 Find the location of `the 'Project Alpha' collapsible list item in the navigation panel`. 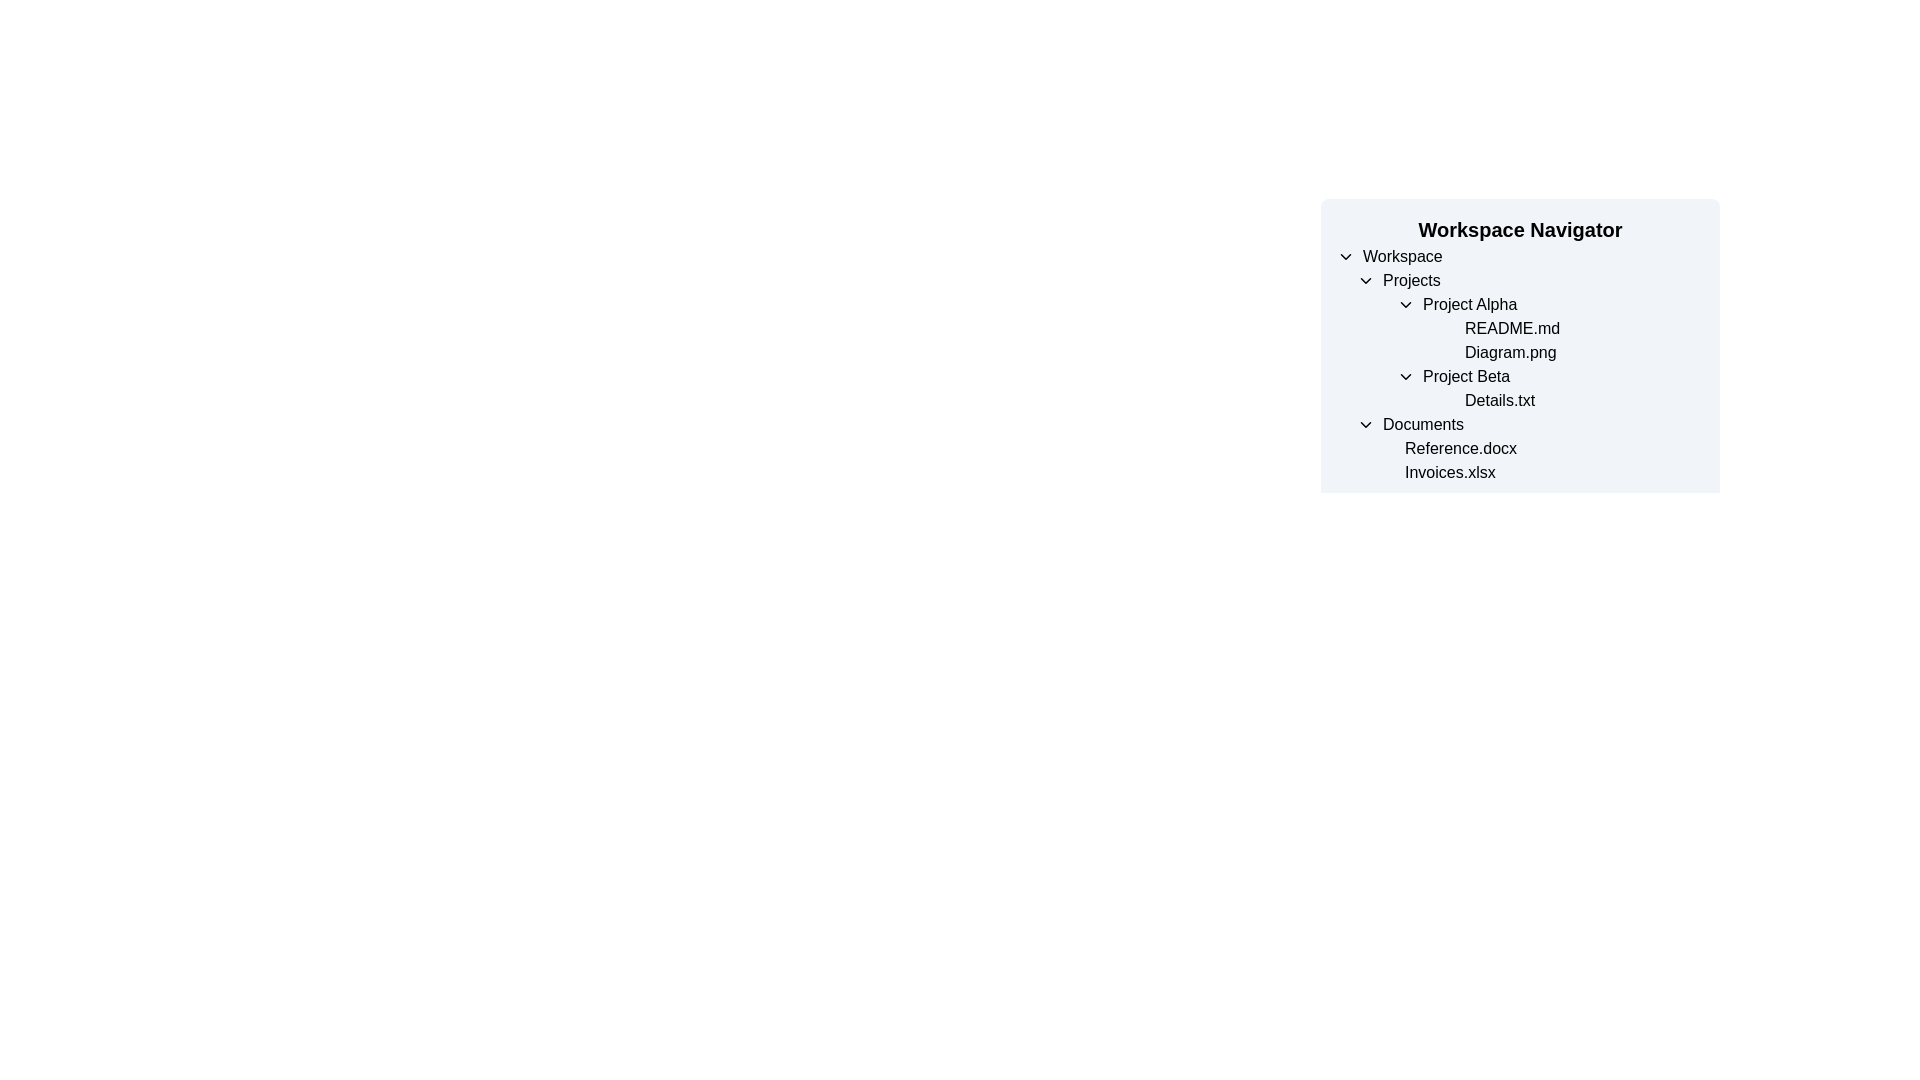

the 'Project Alpha' collapsible list item in the navigation panel is located at coordinates (1549, 304).